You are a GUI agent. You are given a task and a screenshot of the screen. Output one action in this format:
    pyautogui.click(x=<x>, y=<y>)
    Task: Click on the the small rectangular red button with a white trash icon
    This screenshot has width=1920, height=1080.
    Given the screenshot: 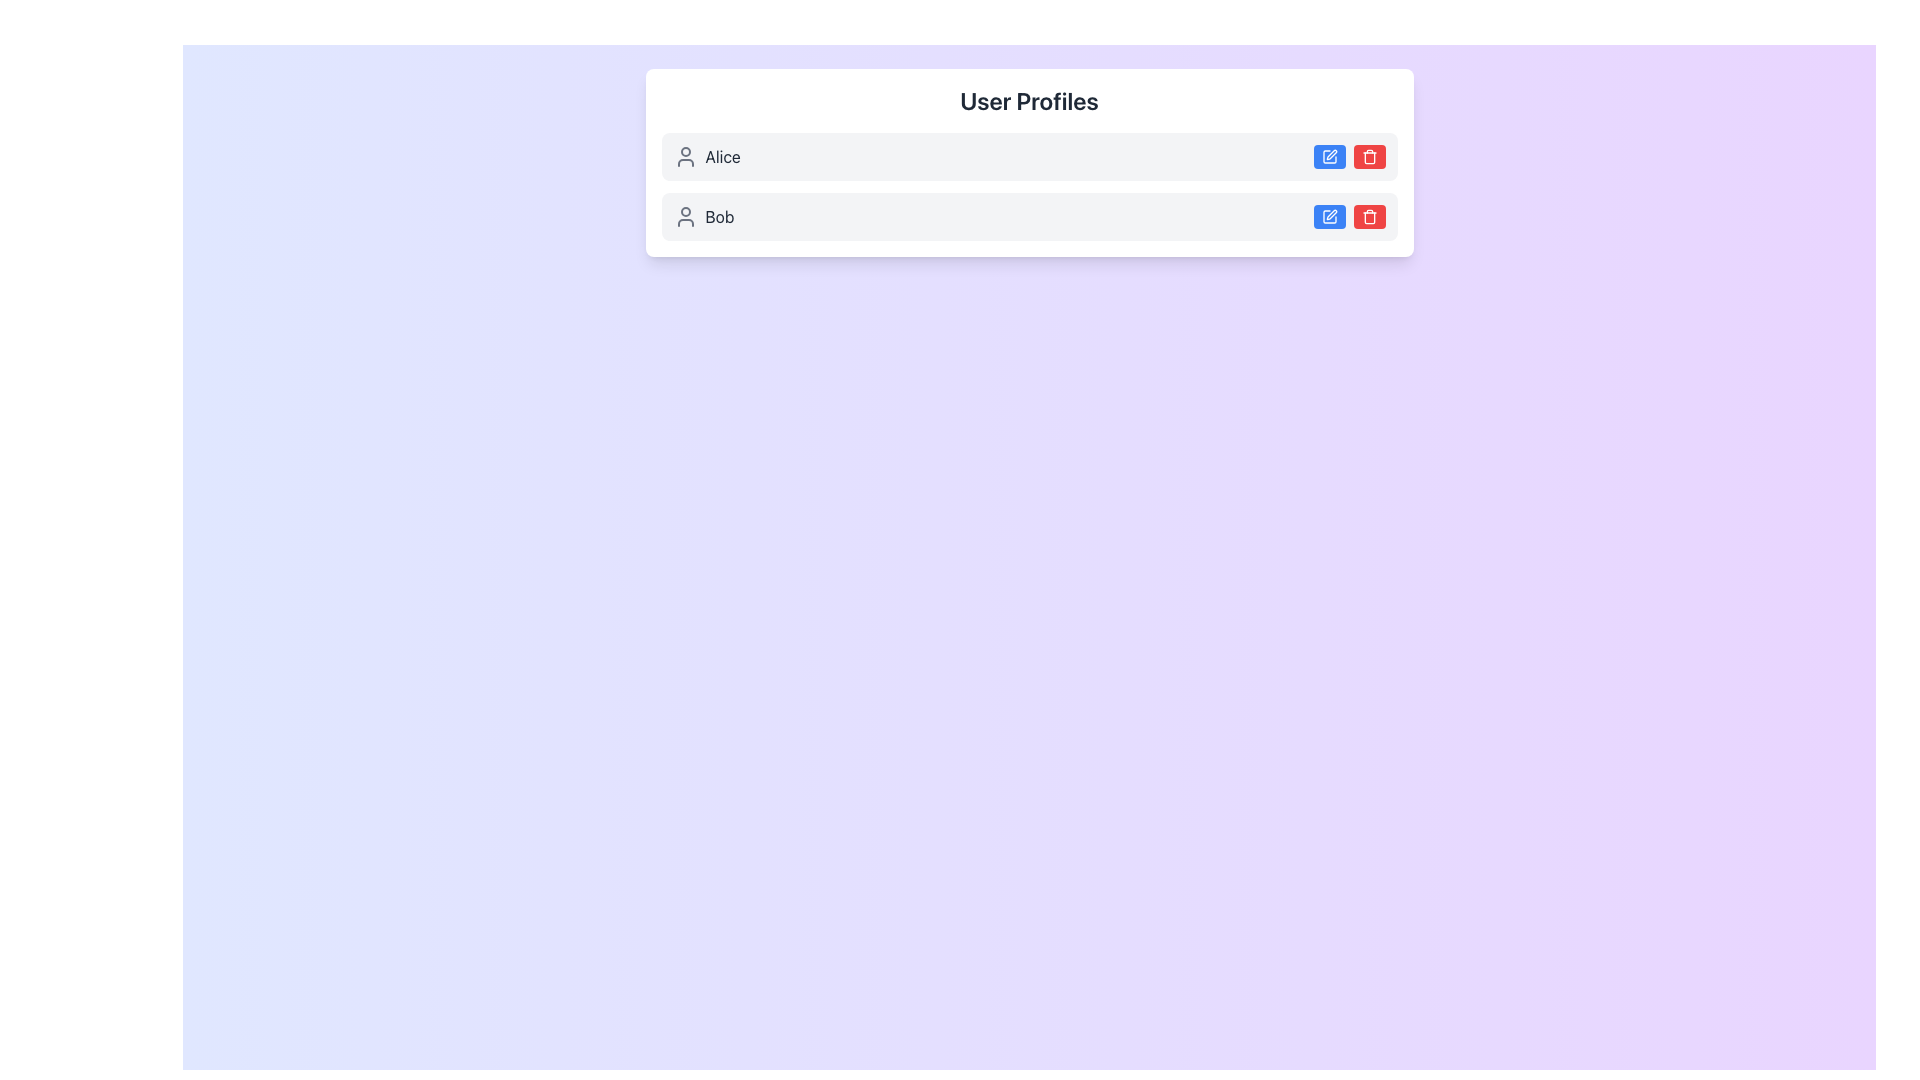 What is the action you would take?
    pyautogui.click(x=1368, y=216)
    